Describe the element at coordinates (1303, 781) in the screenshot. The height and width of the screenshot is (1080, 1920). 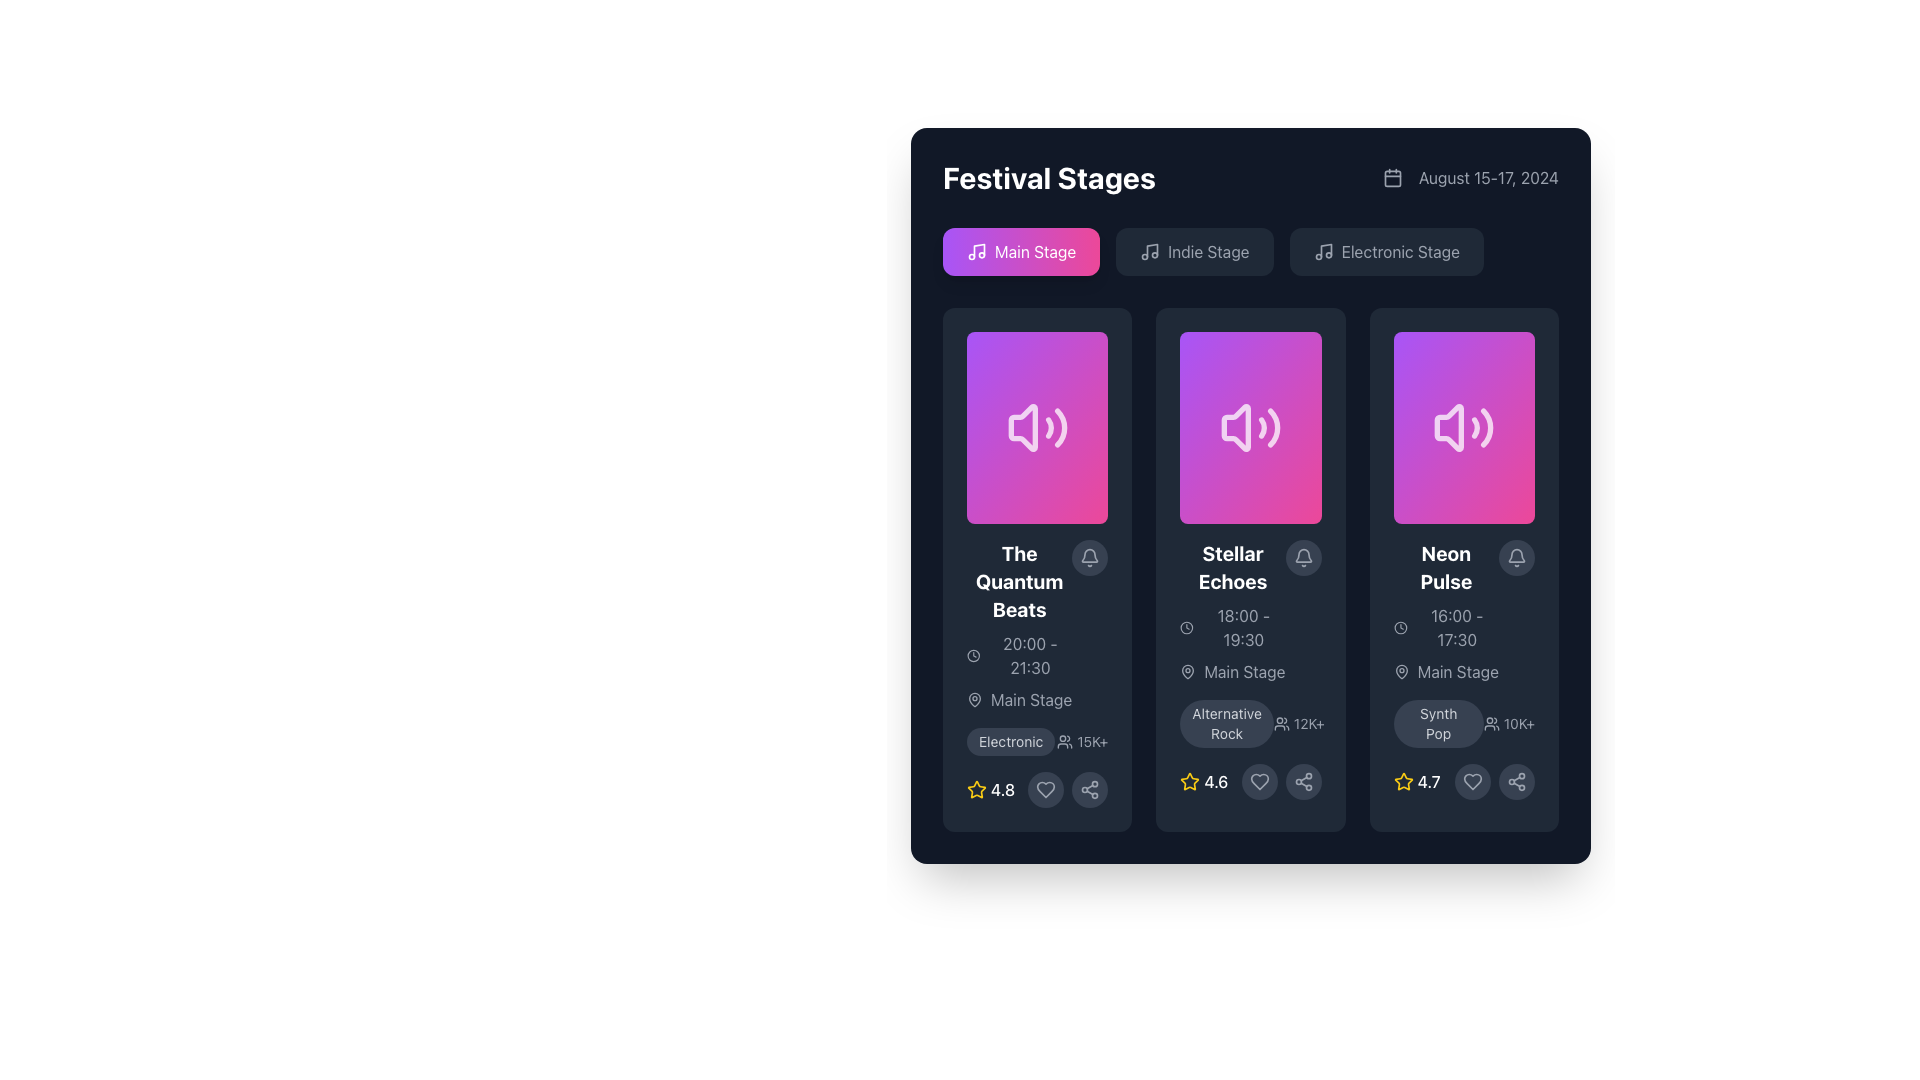
I see `the share button located beneath the 'Stellar Echoes' card, which is the third button in a horizontal group of buttons following a star-shaped button and a heart-shaped button` at that location.